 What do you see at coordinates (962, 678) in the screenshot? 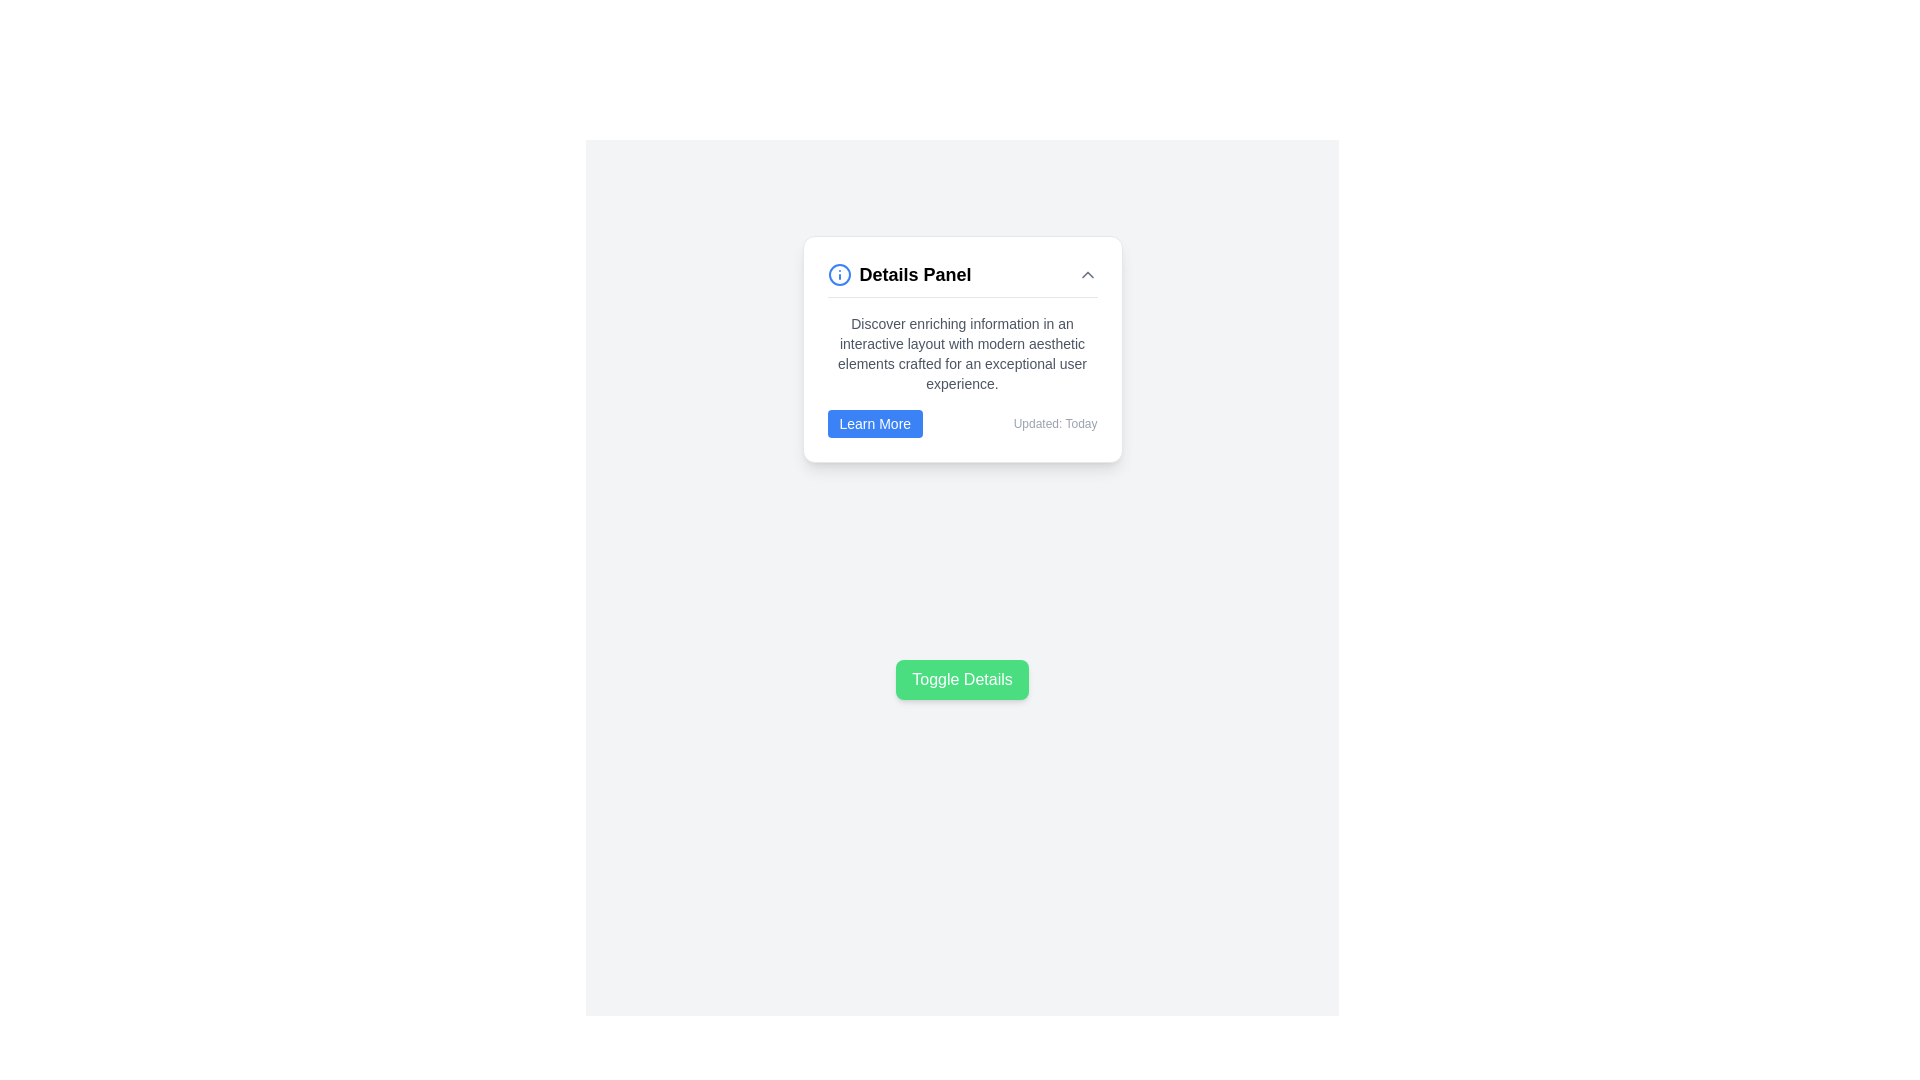
I see `the 'Toggle Details' button, which has a soft green background and white text, to change its background color` at bounding box center [962, 678].